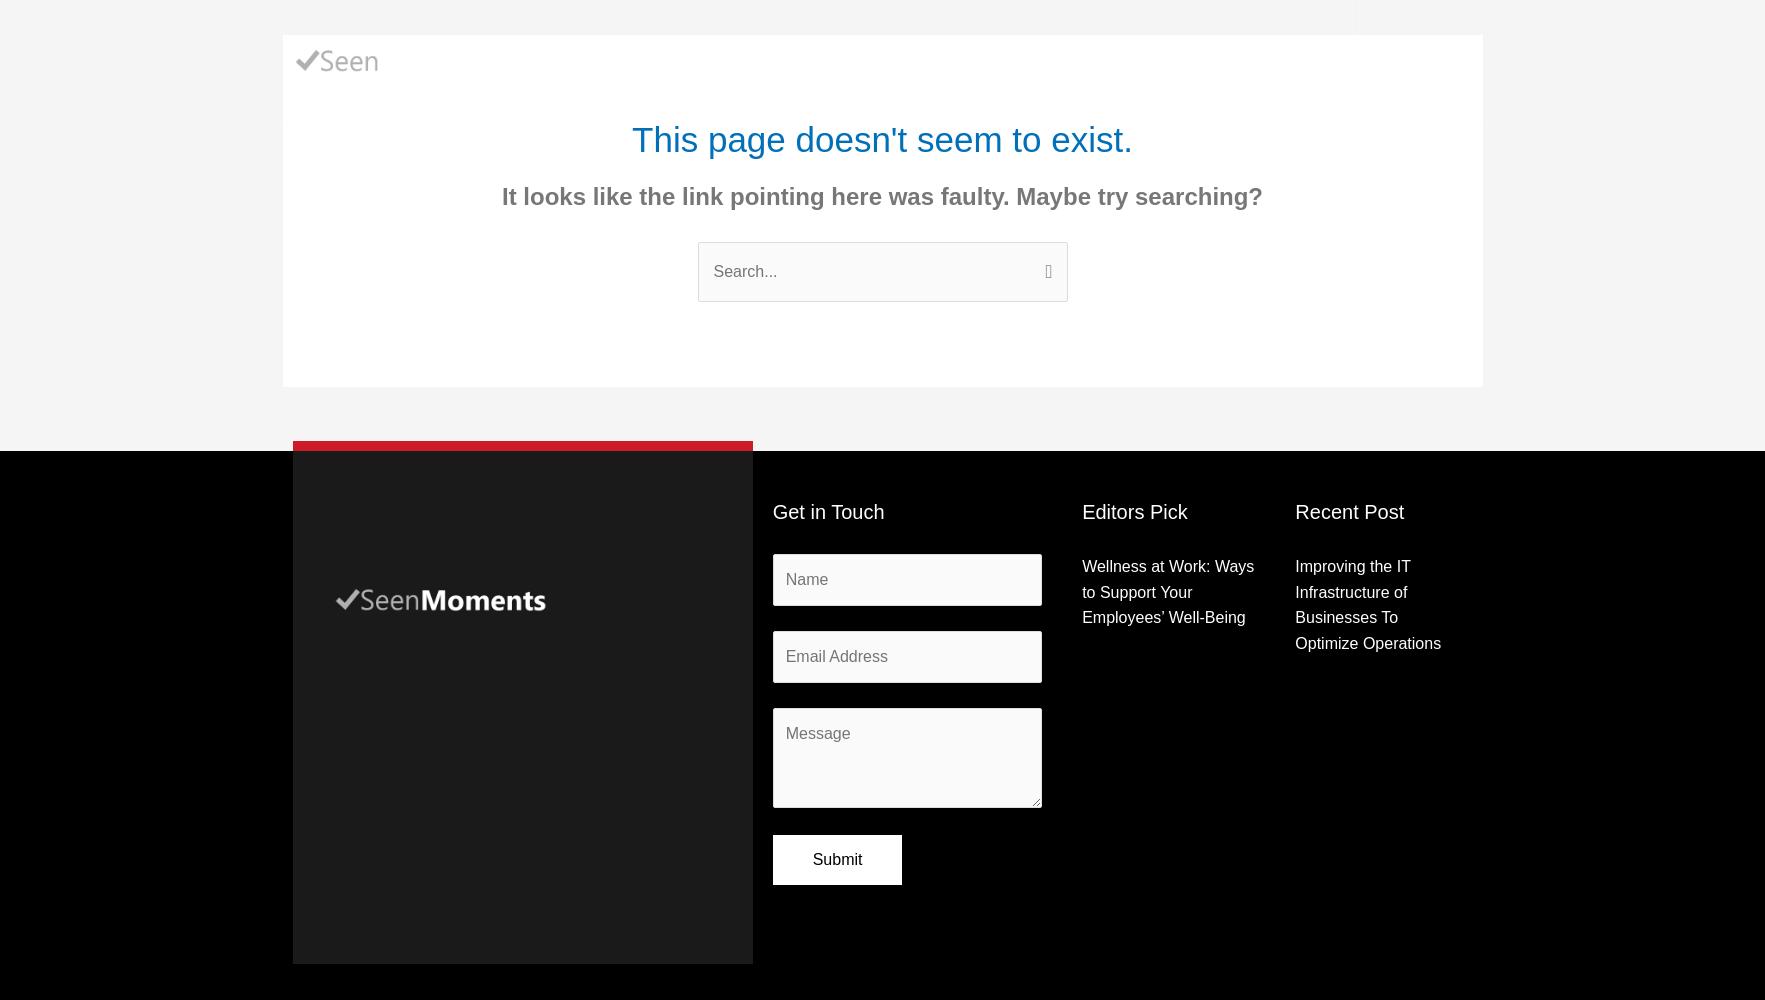 This screenshot has height=1000, width=1765. What do you see at coordinates (1349, 512) in the screenshot?
I see `'Recent Post'` at bounding box center [1349, 512].